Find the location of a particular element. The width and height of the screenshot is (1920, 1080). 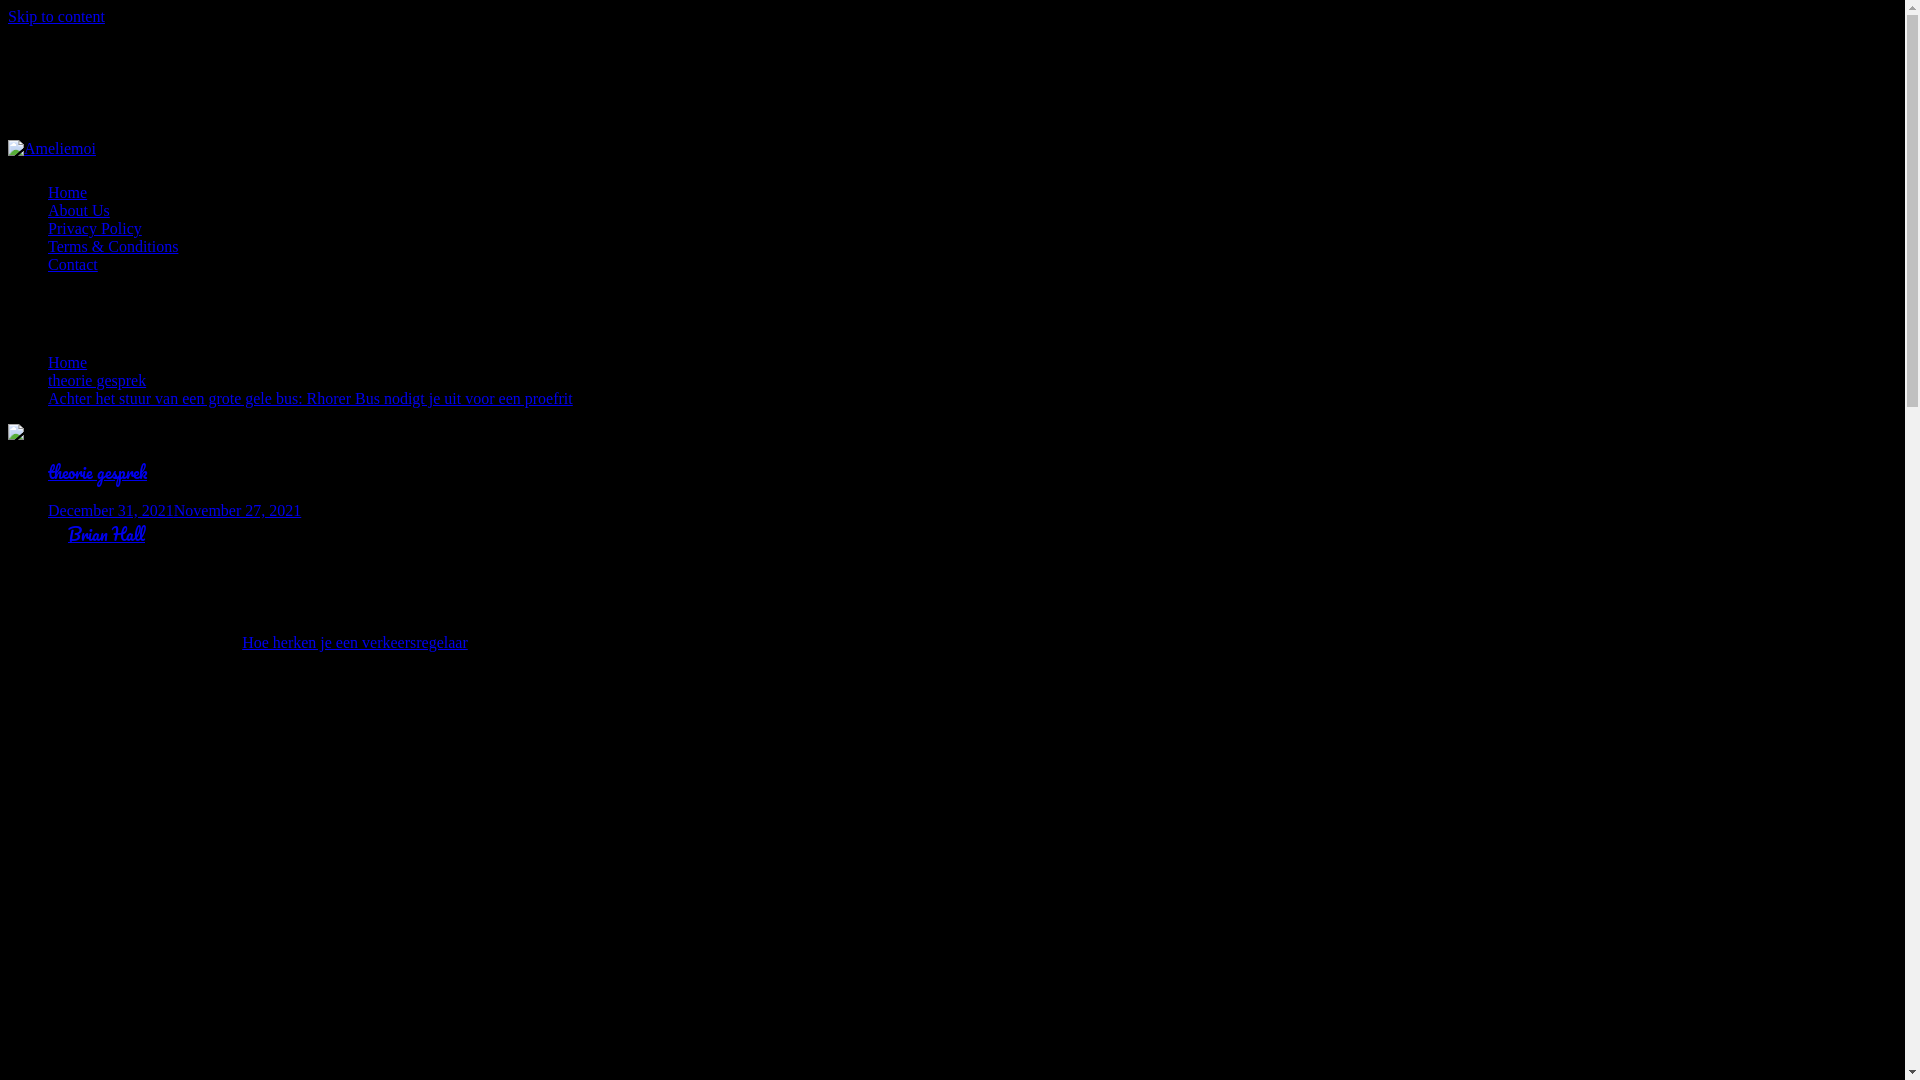

'theorie gesprek' is located at coordinates (95, 380).